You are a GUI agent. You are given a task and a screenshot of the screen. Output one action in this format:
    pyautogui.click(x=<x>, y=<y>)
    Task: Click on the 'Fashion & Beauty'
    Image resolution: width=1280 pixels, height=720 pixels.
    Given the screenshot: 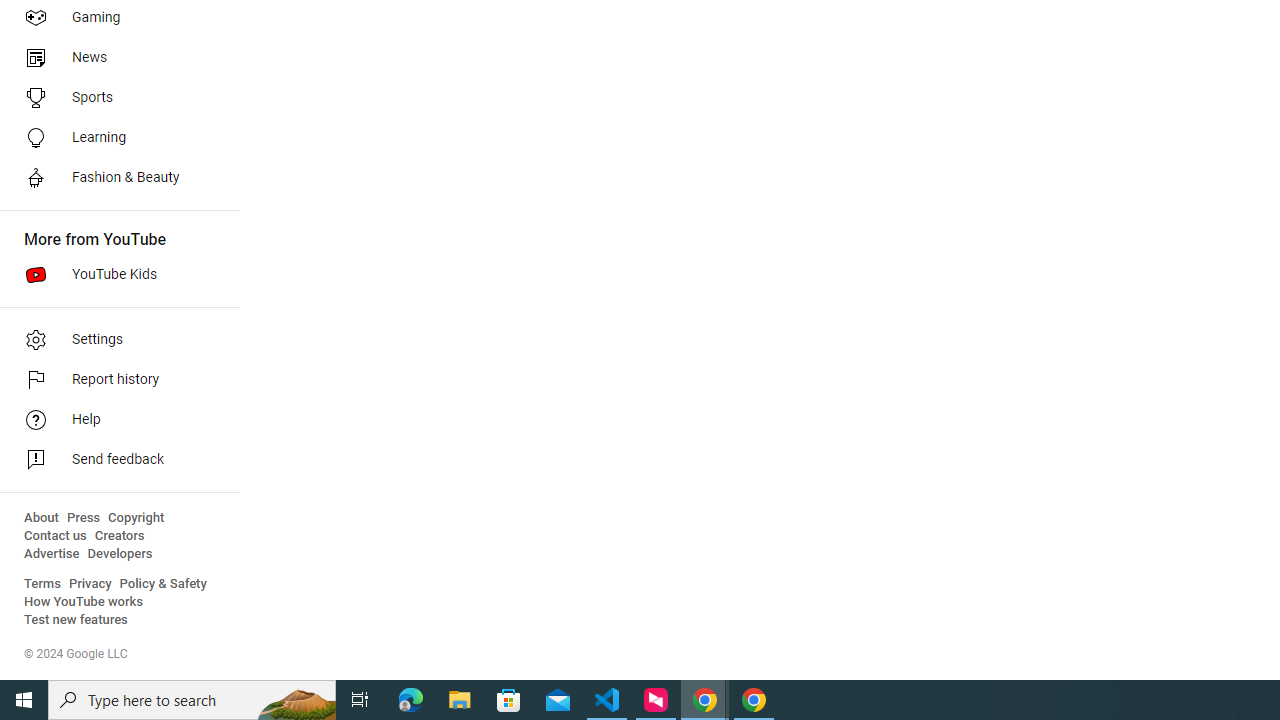 What is the action you would take?
    pyautogui.click(x=112, y=176)
    